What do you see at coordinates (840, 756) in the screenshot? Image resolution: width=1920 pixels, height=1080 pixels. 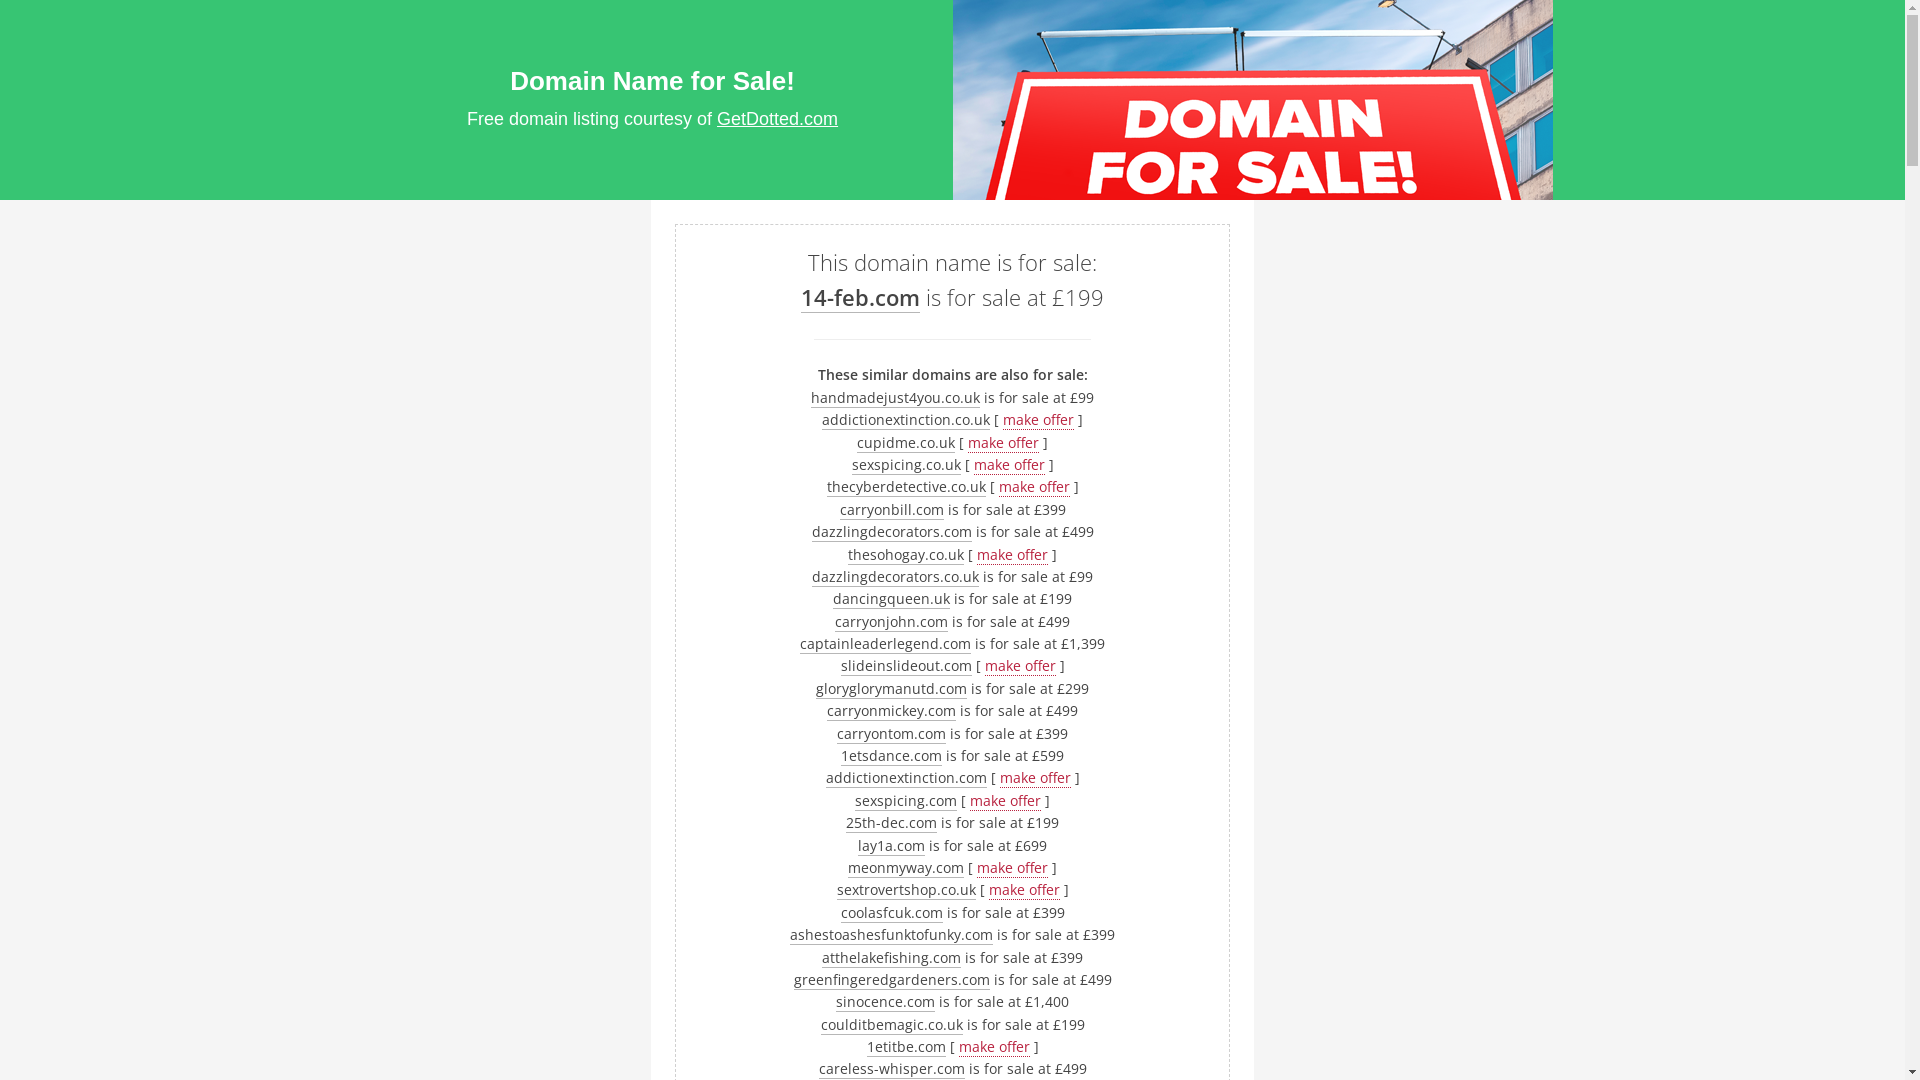 I see `'1etsdance.com'` at bounding box center [840, 756].